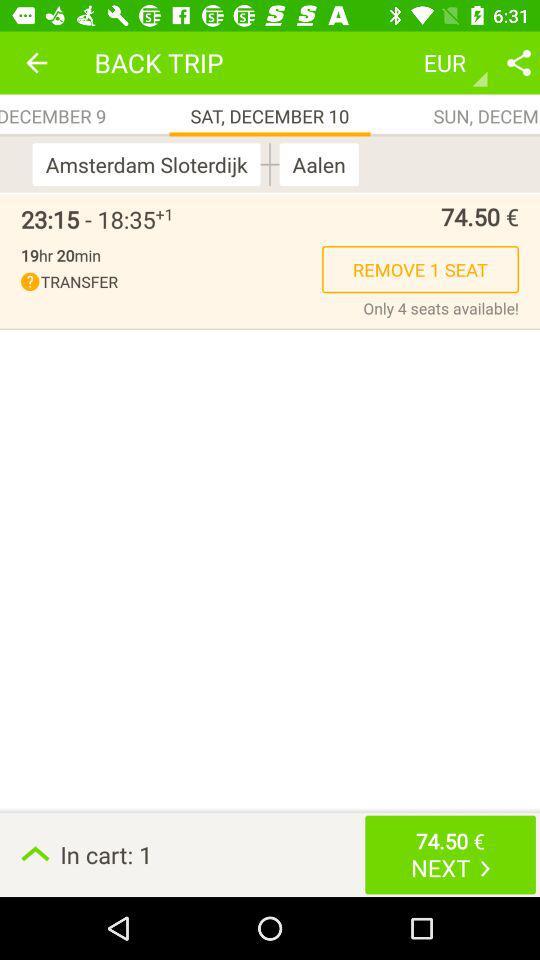  What do you see at coordinates (441, 308) in the screenshot?
I see `item next to transfer item` at bounding box center [441, 308].